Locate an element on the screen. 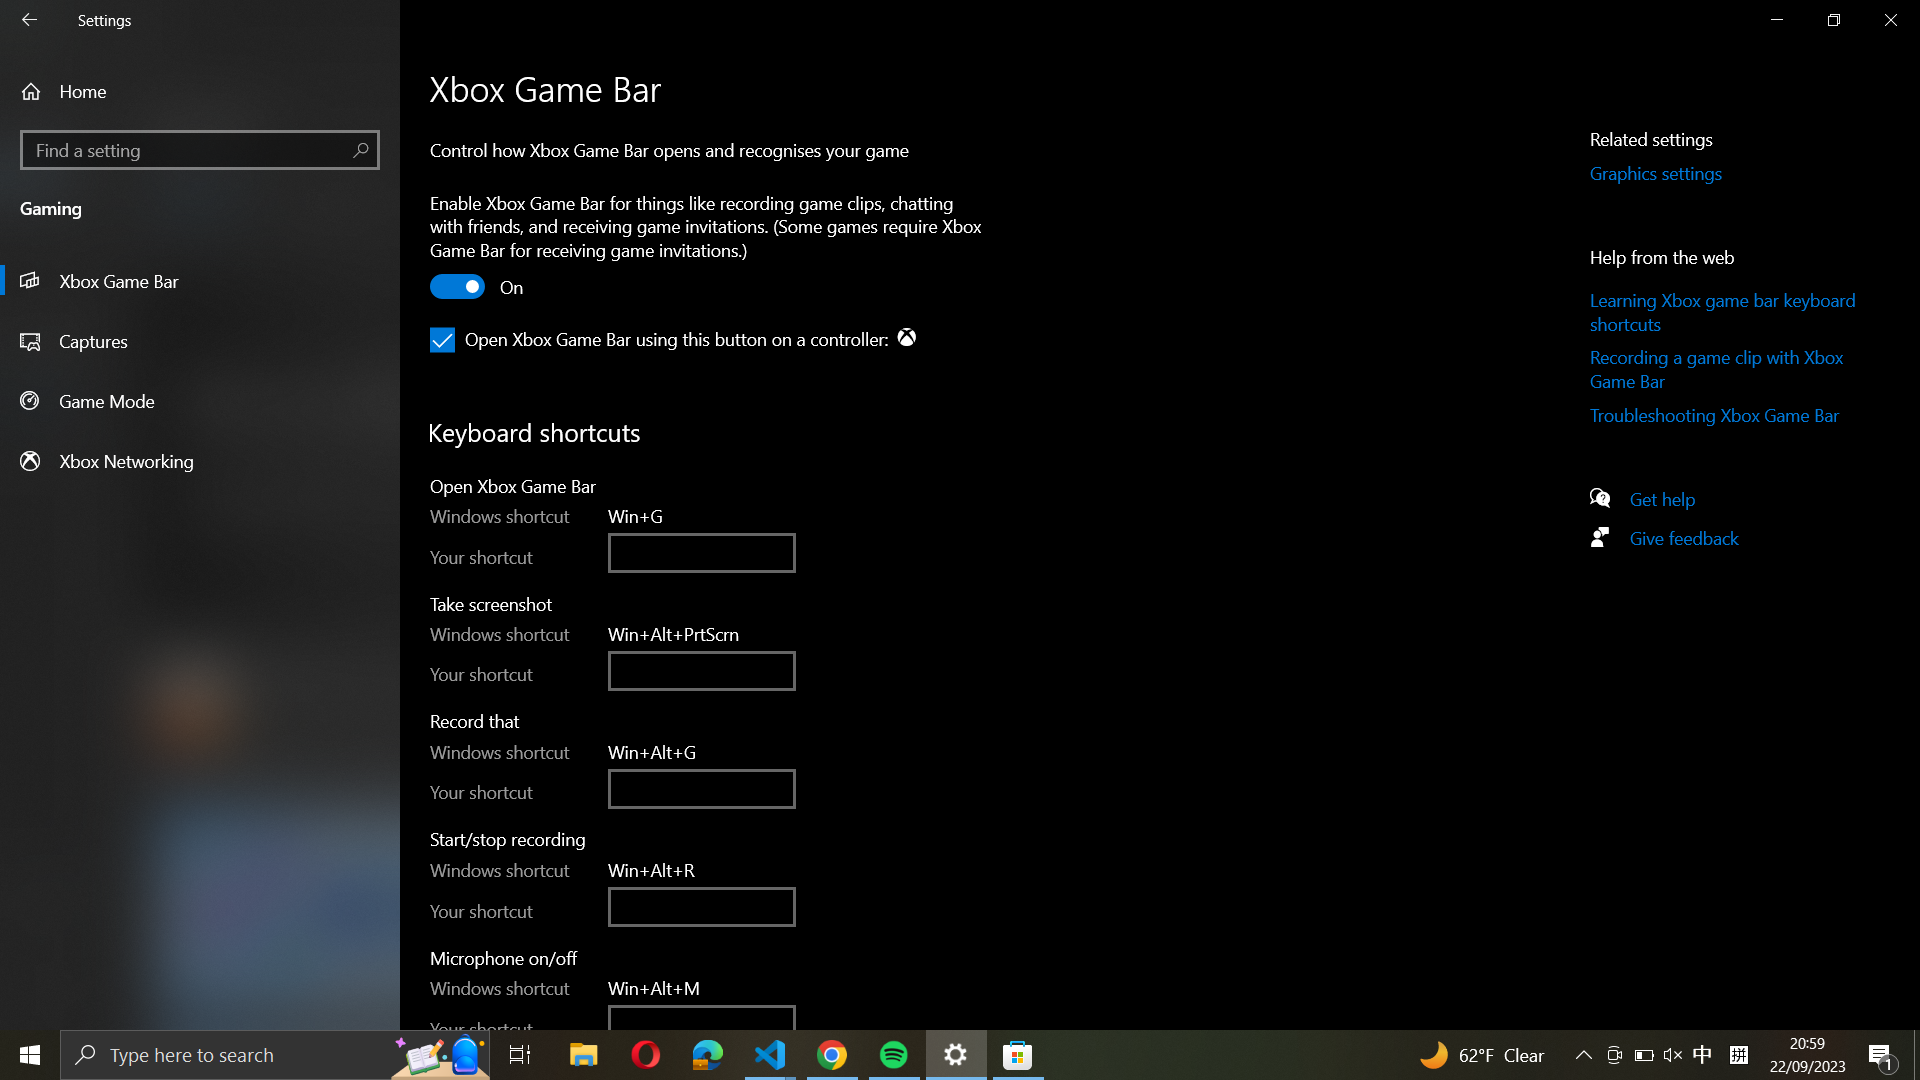 The height and width of the screenshot is (1080, 1920). Reach the Graphics Settings by selecting the corresponding button available on the right control panel is located at coordinates (1679, 173).